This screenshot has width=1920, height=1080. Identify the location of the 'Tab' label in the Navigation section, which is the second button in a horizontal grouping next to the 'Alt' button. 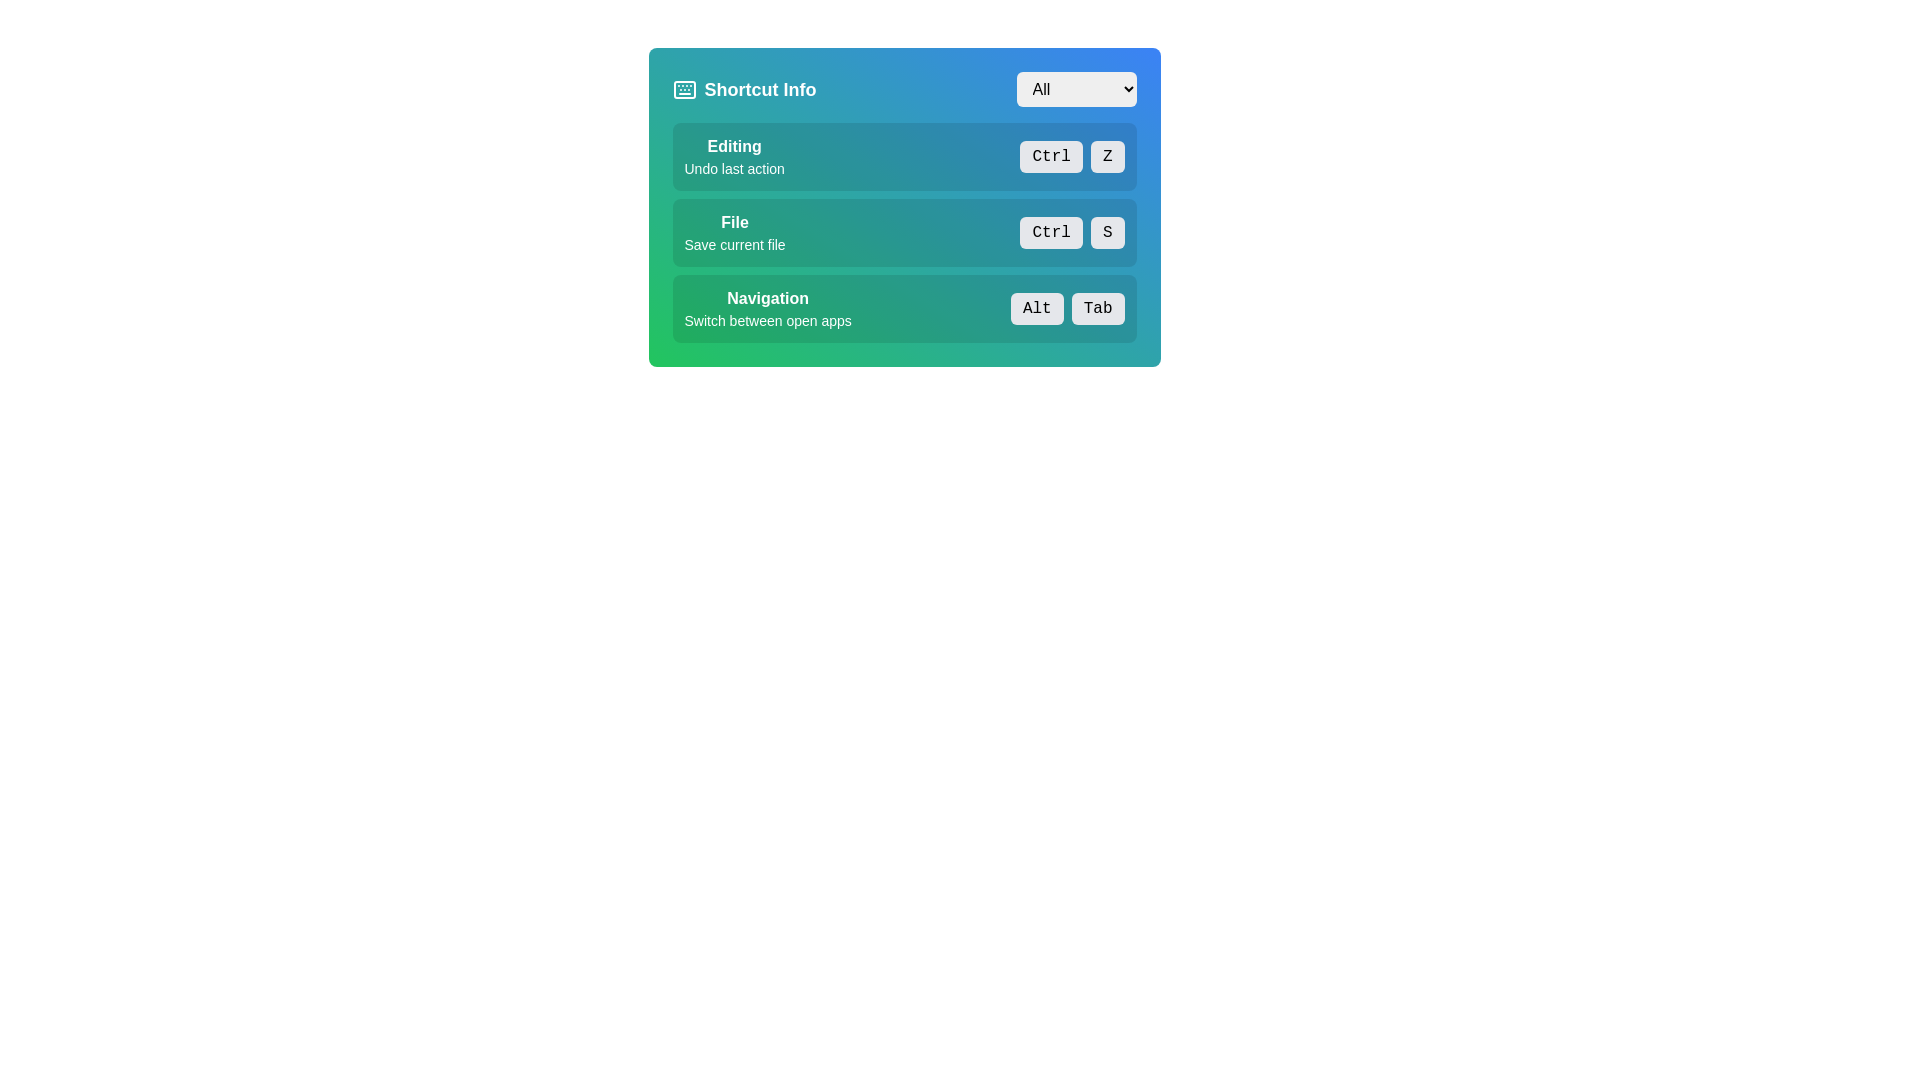
(1097, 308).